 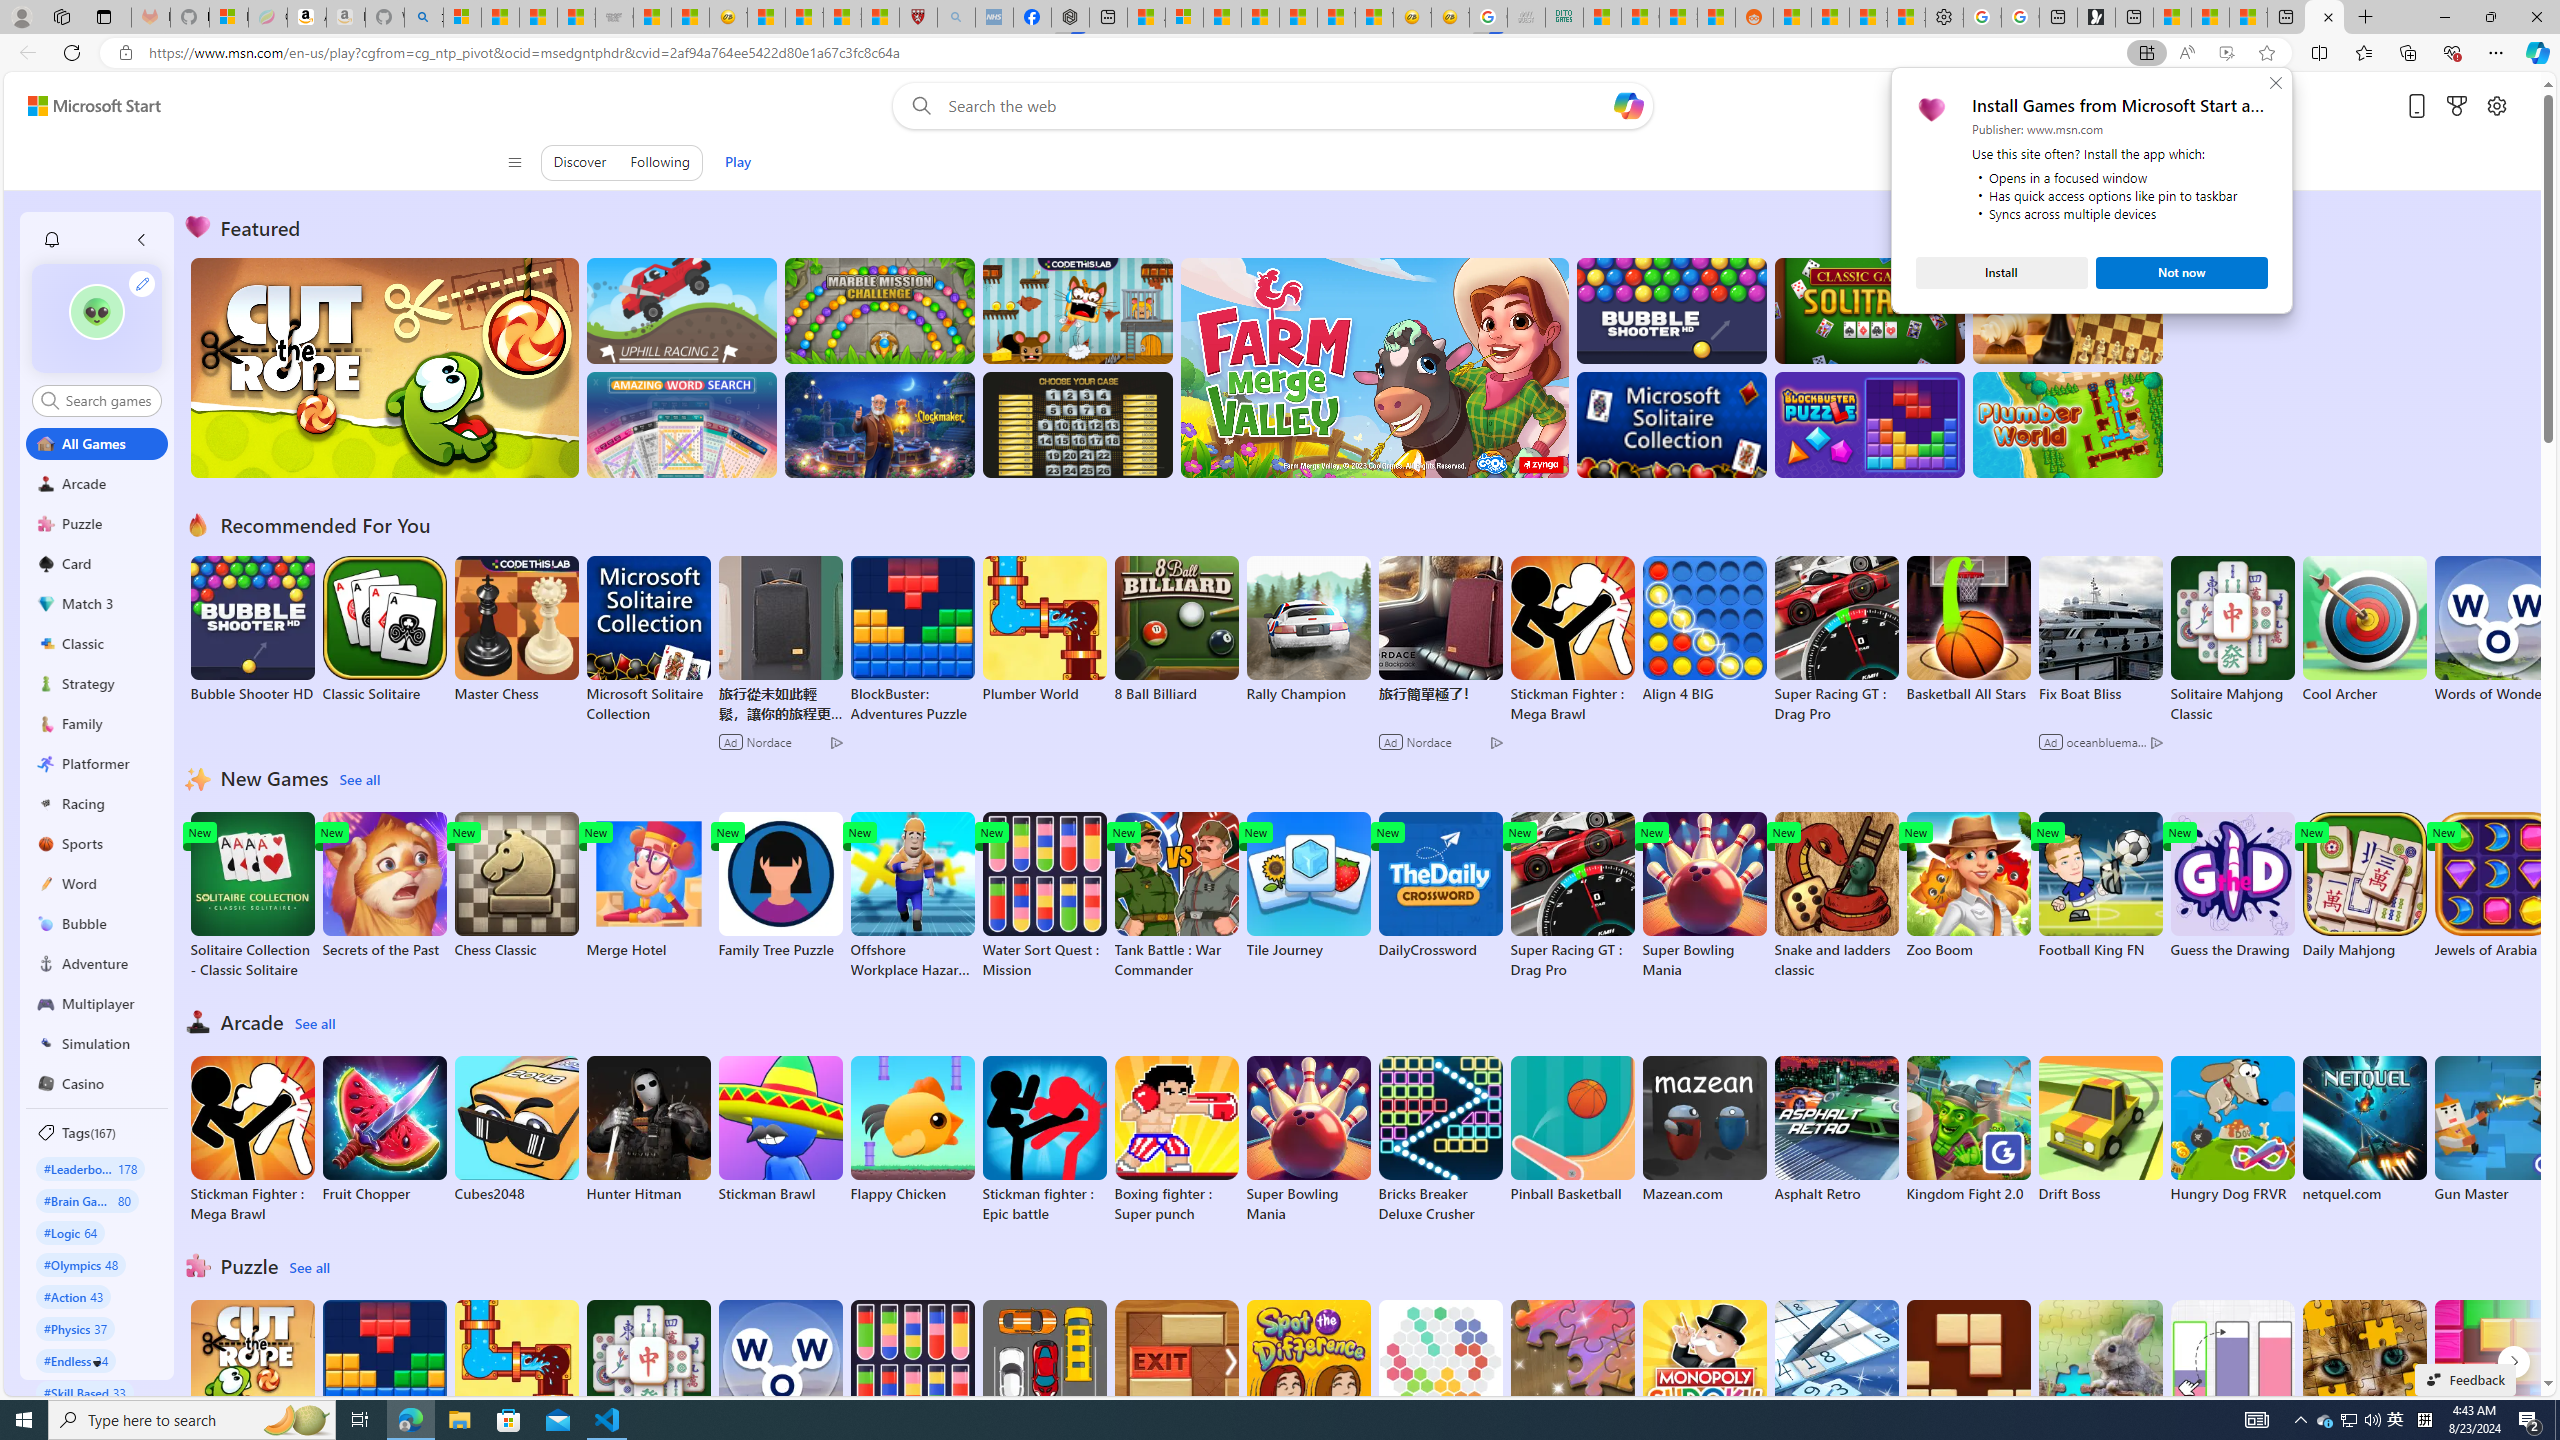 I want to click on '#Brain Games 80', so click(x=86, y=1199).